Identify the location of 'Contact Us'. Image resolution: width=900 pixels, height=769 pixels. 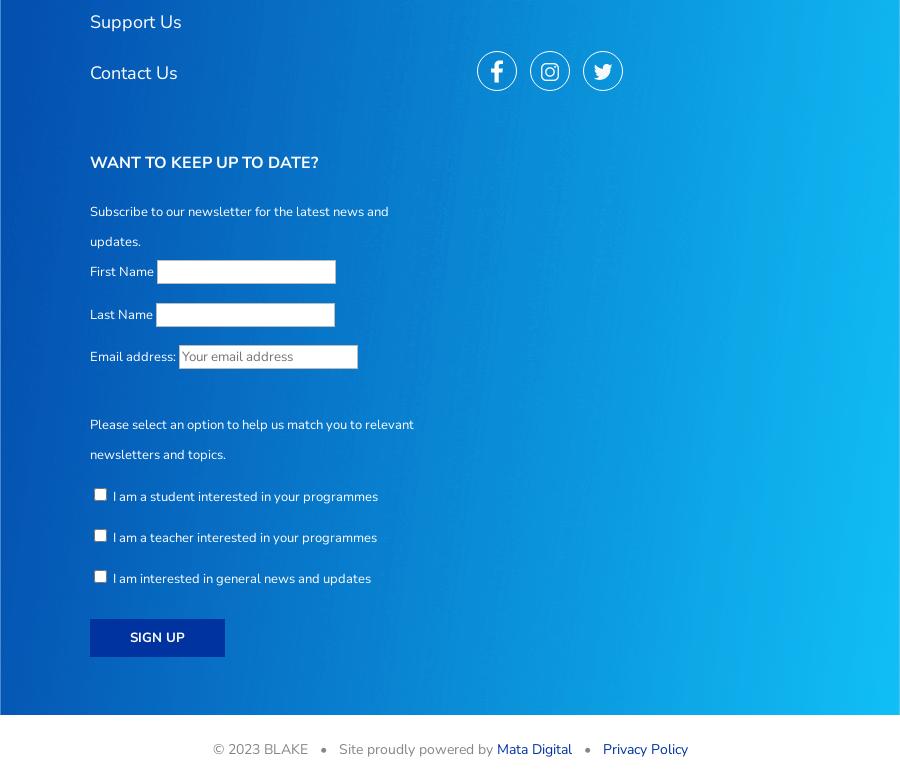
(134, 70).